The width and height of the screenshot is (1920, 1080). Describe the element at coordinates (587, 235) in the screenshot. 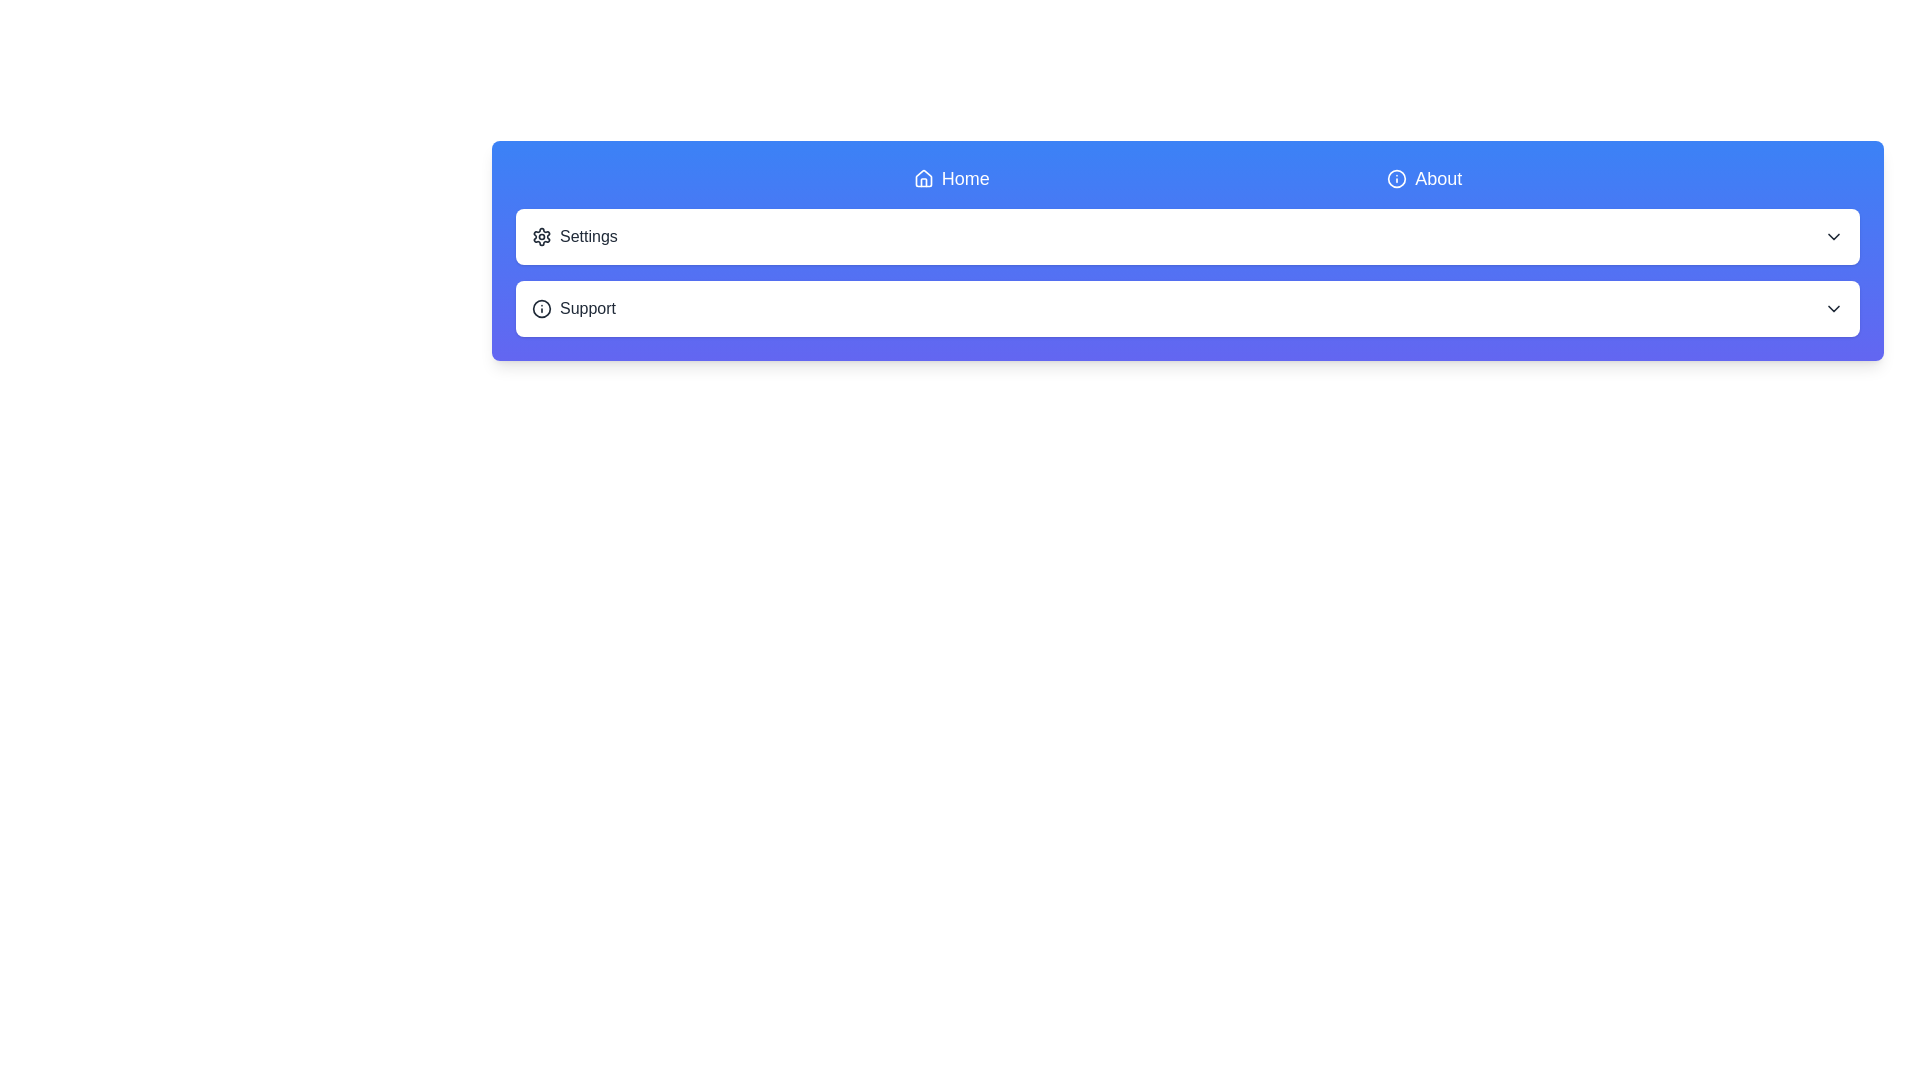

I see `the 'Settings' text label, which is styled in a dark color next` at that location.